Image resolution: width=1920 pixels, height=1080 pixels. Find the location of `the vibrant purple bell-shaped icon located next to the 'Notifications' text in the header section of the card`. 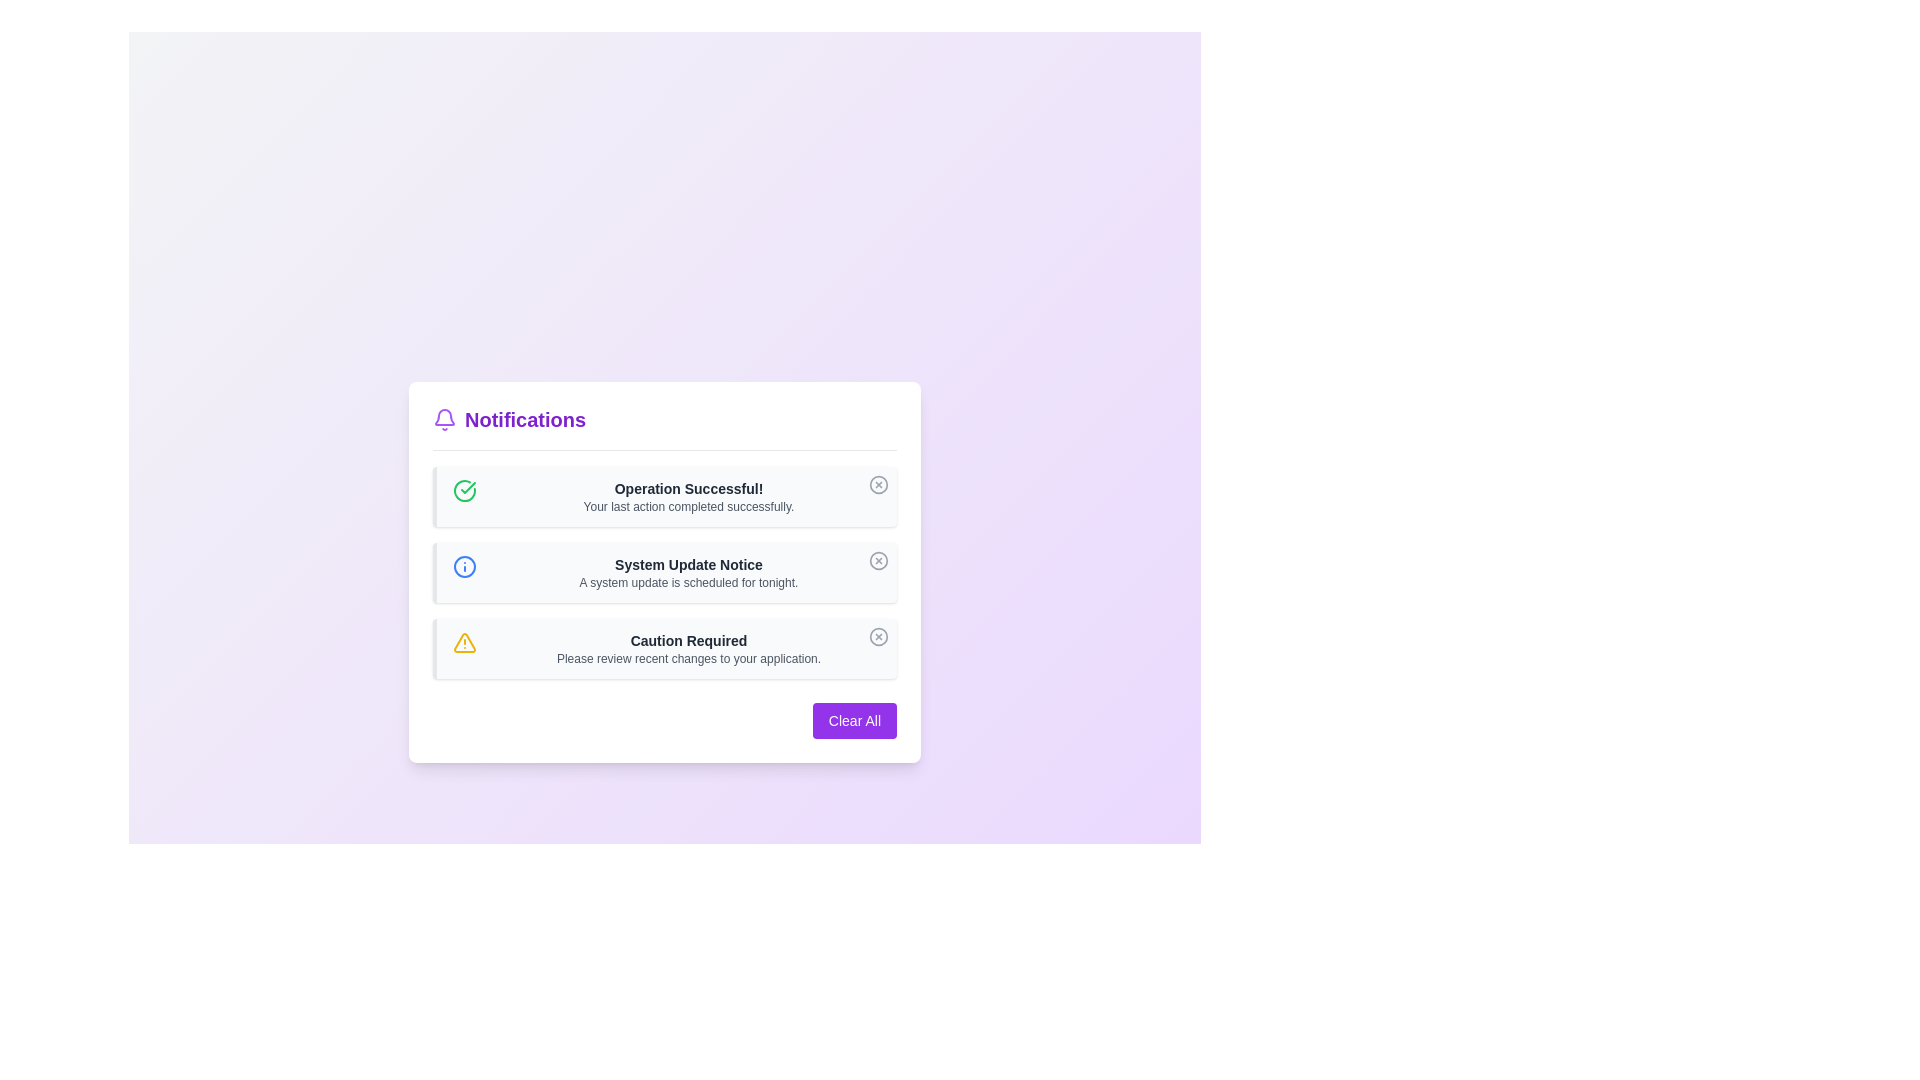

the vibrant purple bell-shaped icon located next to the 'Notifications' text in the header section of the card is located at coordinates (444, 418).